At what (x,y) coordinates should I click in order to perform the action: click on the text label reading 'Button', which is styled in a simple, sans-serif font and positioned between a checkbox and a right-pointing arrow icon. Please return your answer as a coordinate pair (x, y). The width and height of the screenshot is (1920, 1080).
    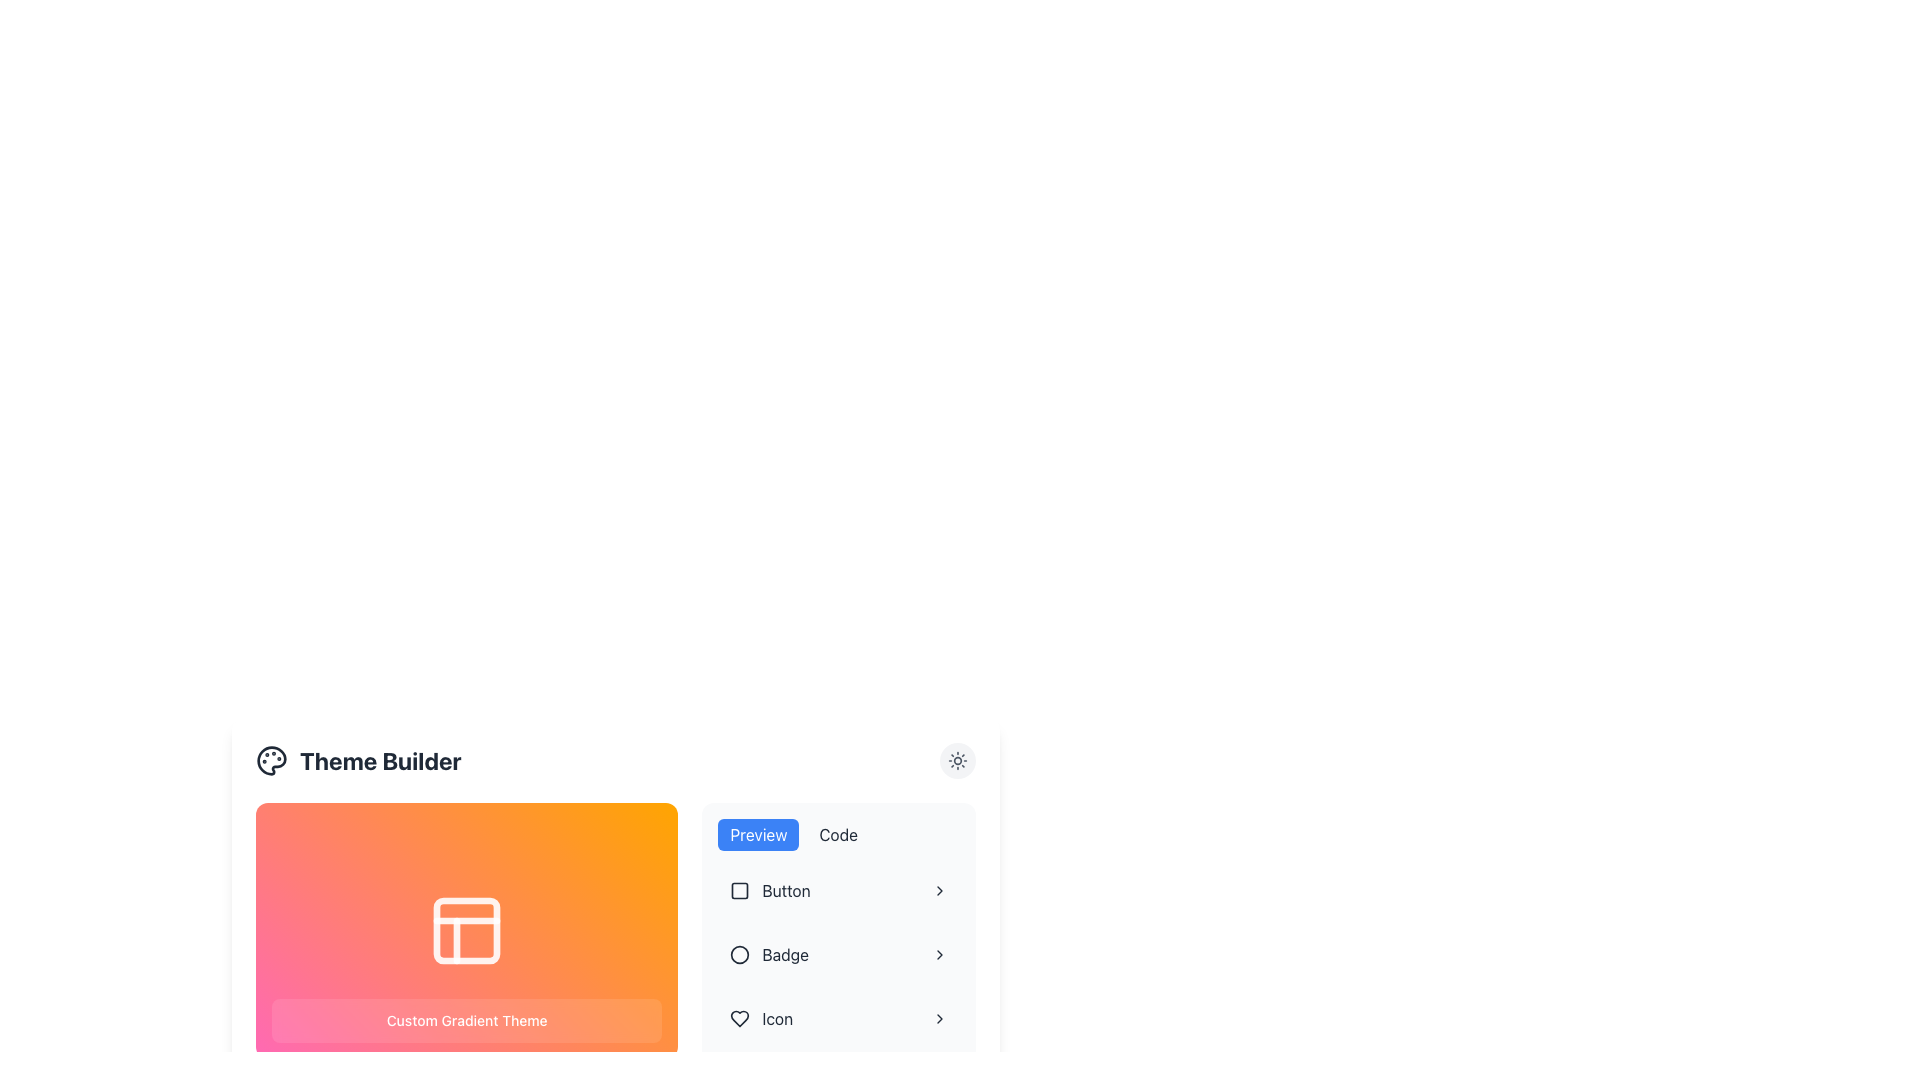
    Looking at the image, I should click on (785, 890).